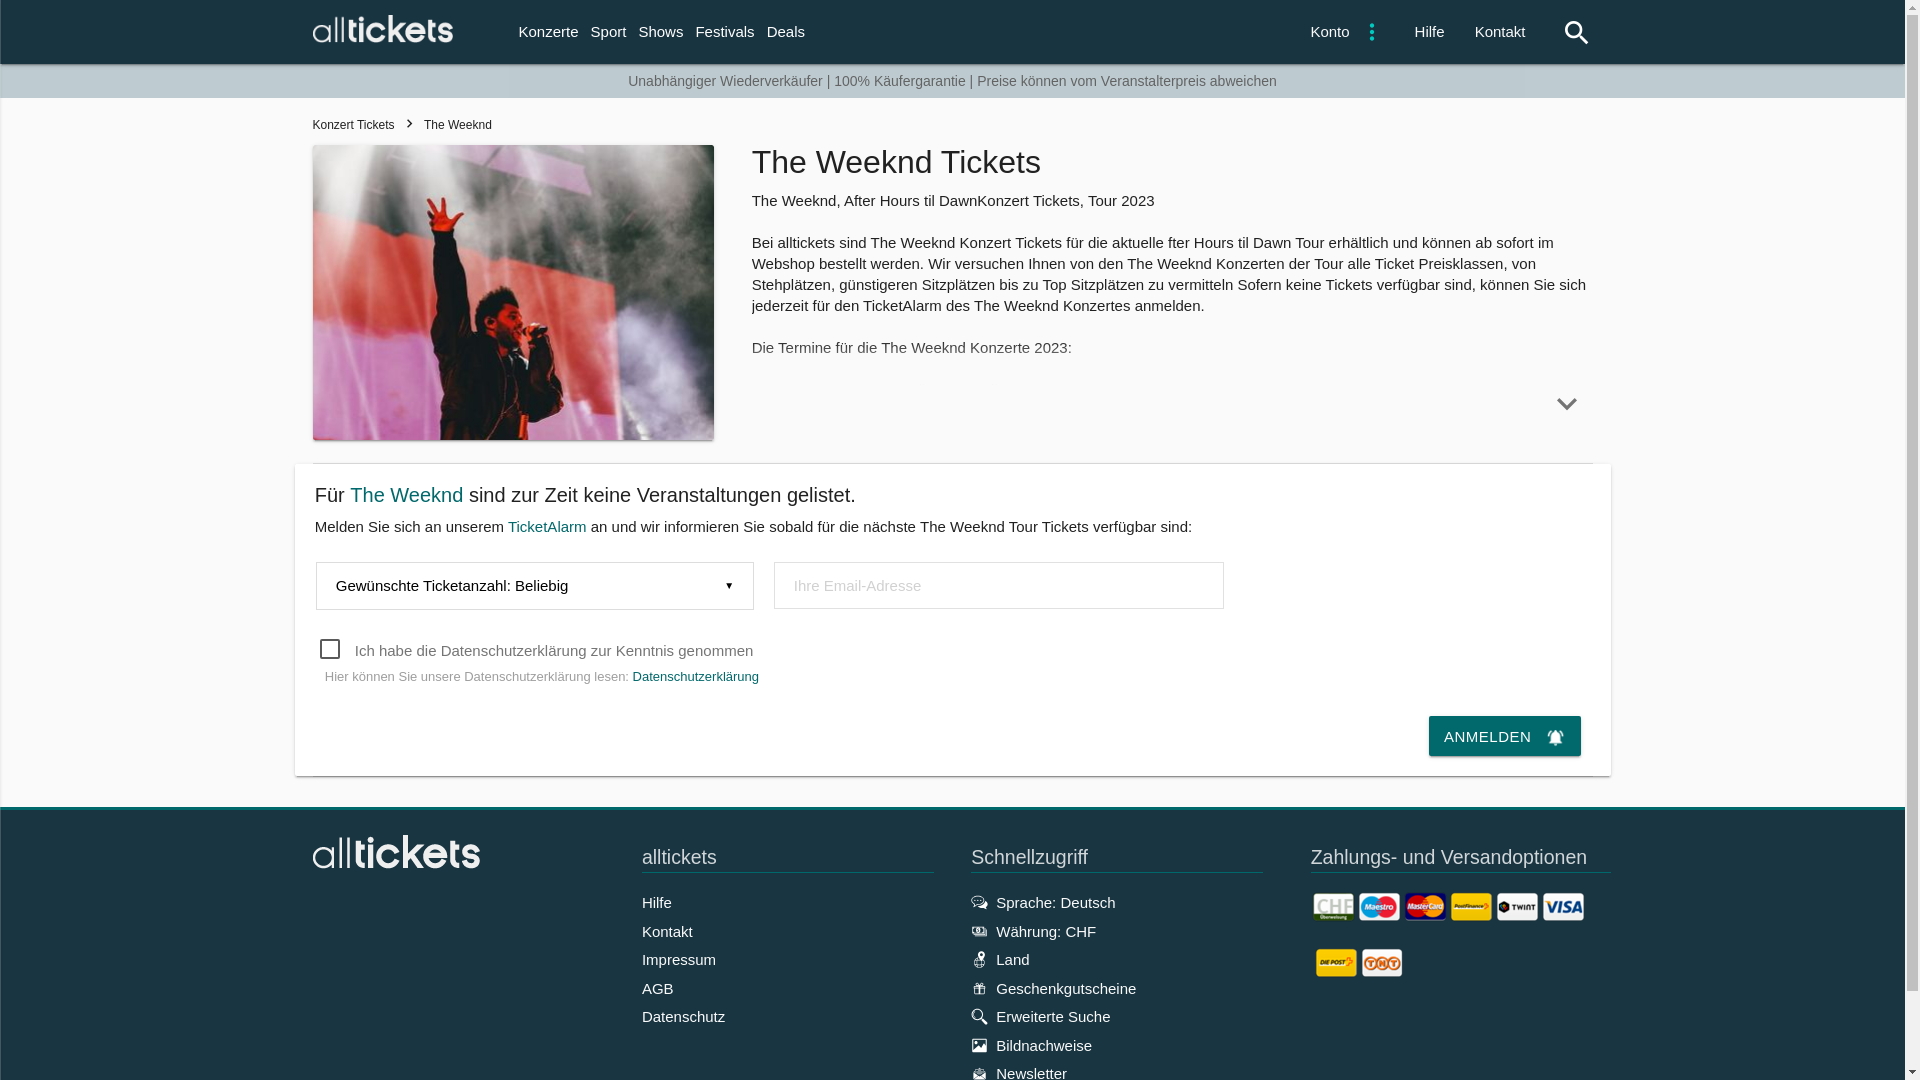  I want to click on 'Geschenkgutscheine', so click(1052, 987).